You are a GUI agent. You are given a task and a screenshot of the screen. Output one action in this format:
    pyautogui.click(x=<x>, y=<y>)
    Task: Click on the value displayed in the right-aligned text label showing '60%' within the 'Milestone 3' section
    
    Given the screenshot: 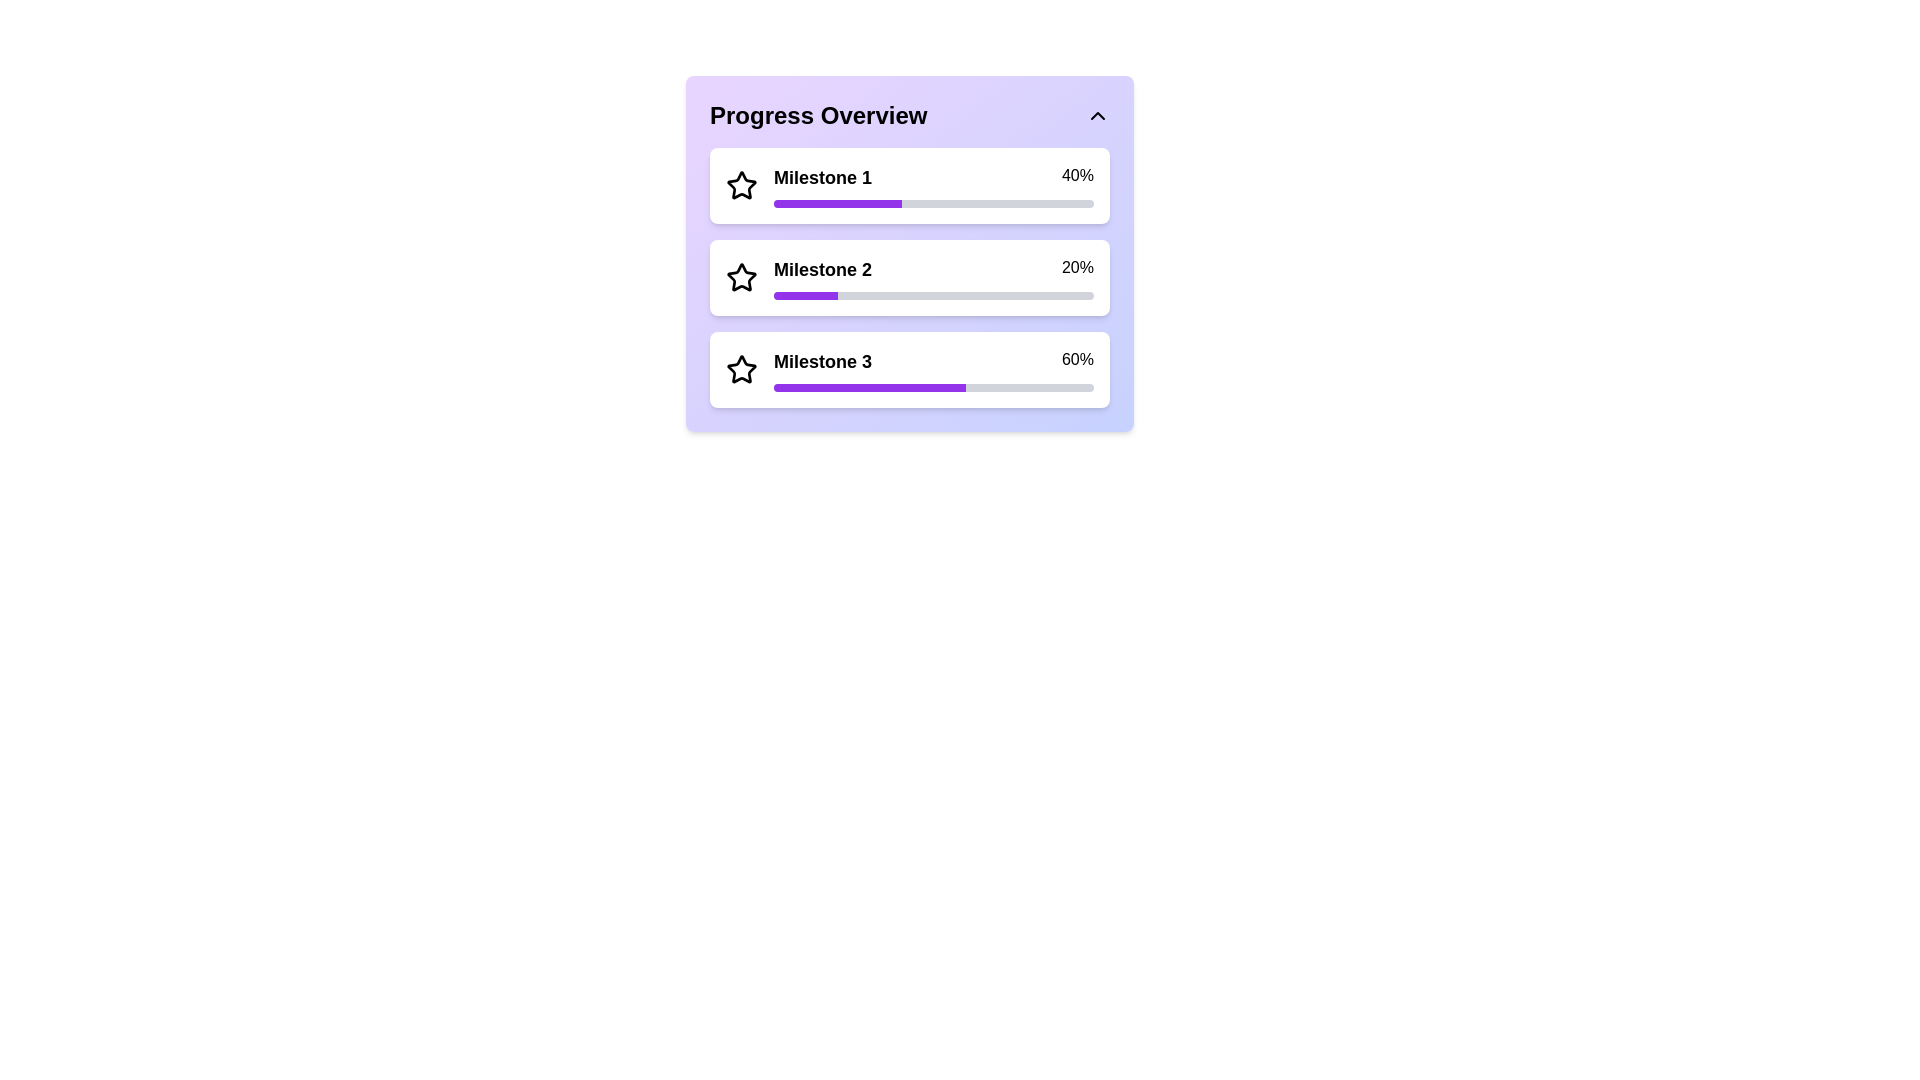 What is the action you would take?
    pyautogui.click(x=1076, y=362)
    